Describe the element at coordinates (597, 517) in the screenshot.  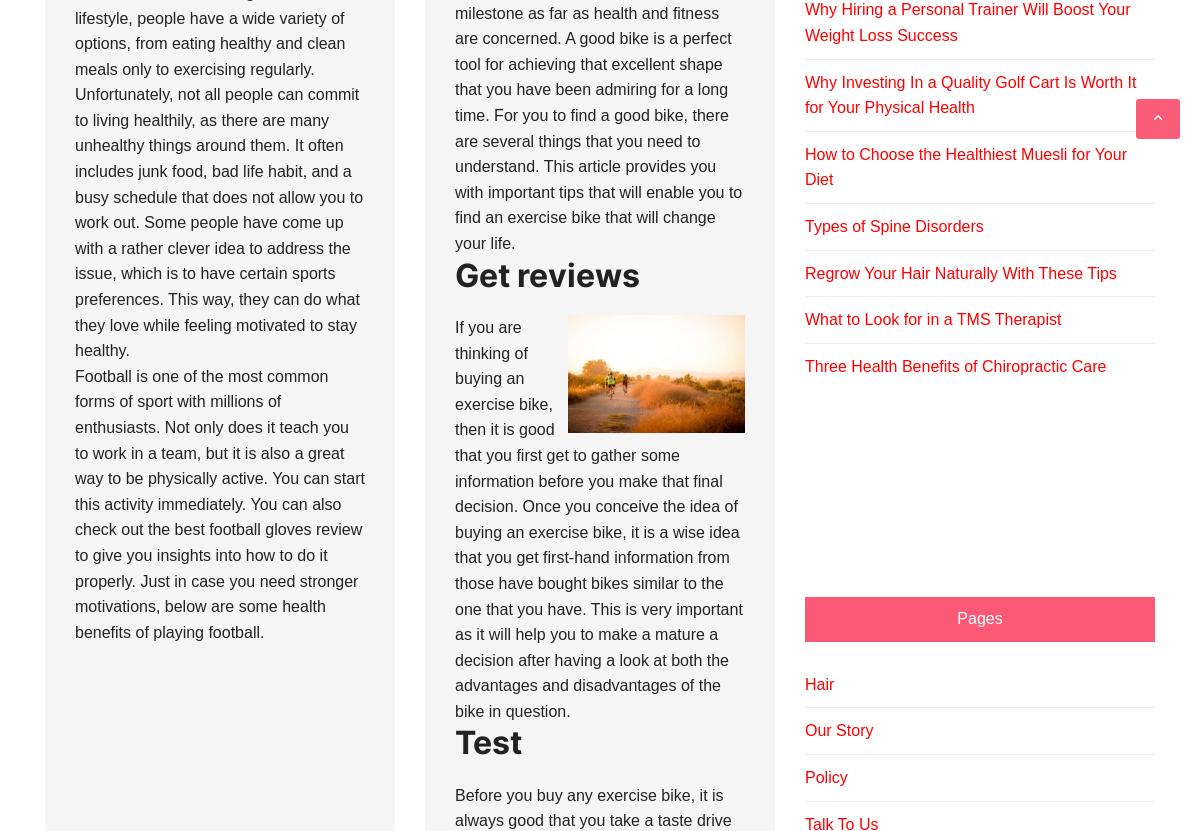
I see `'If you are thinking of buying an exercise bike, then it is good that you first get to gather some information before you make that final decision. Once you conceive the idea of buying an exercise bike, it is a wise idea that you get first-hand information from those have bought bikes similar to the one that you have. This is very important as it will help you to make a mature a decision after having a look at both the advantages and disadvantages of the bike in question.'` at that location.